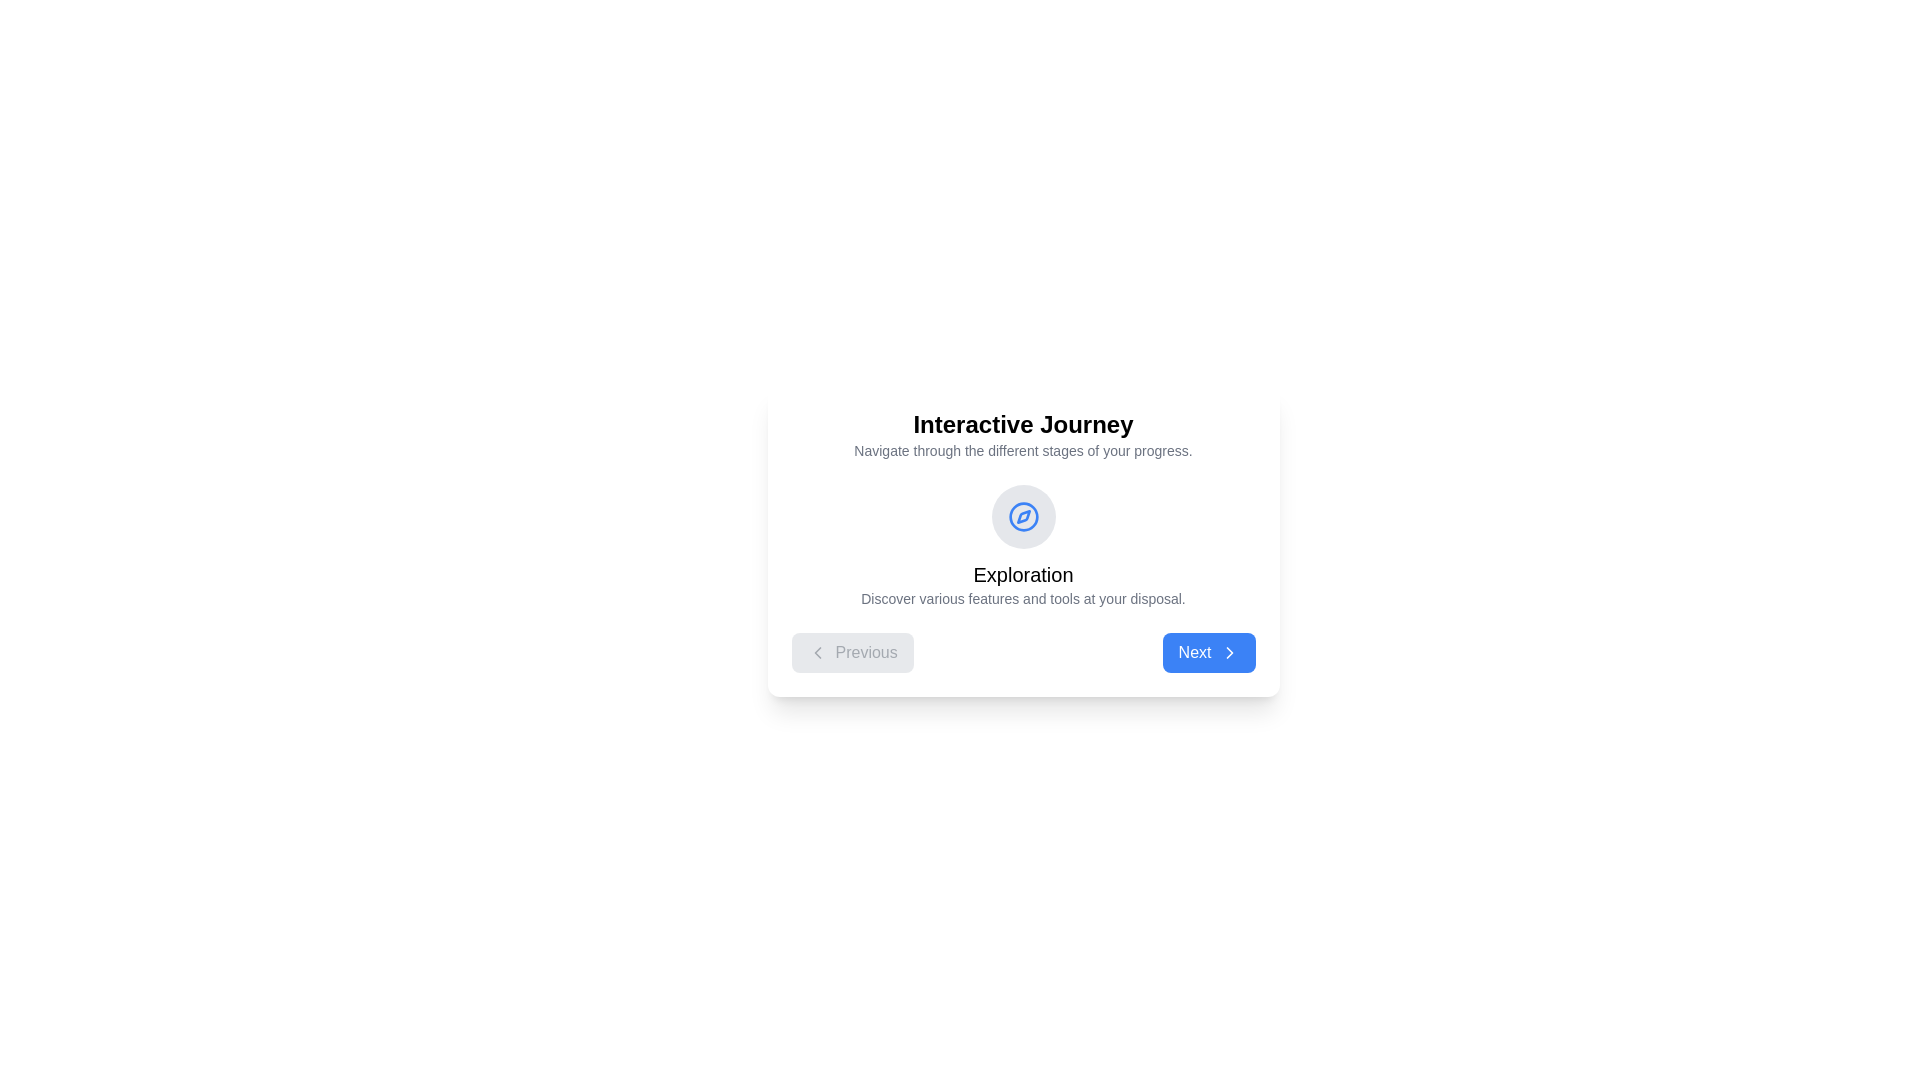 The image size is (1920, 1080). I want to click on static text label located below the 'Interactive Journey' heading, which provides additional context about the interface segment, so click(1023, 451).